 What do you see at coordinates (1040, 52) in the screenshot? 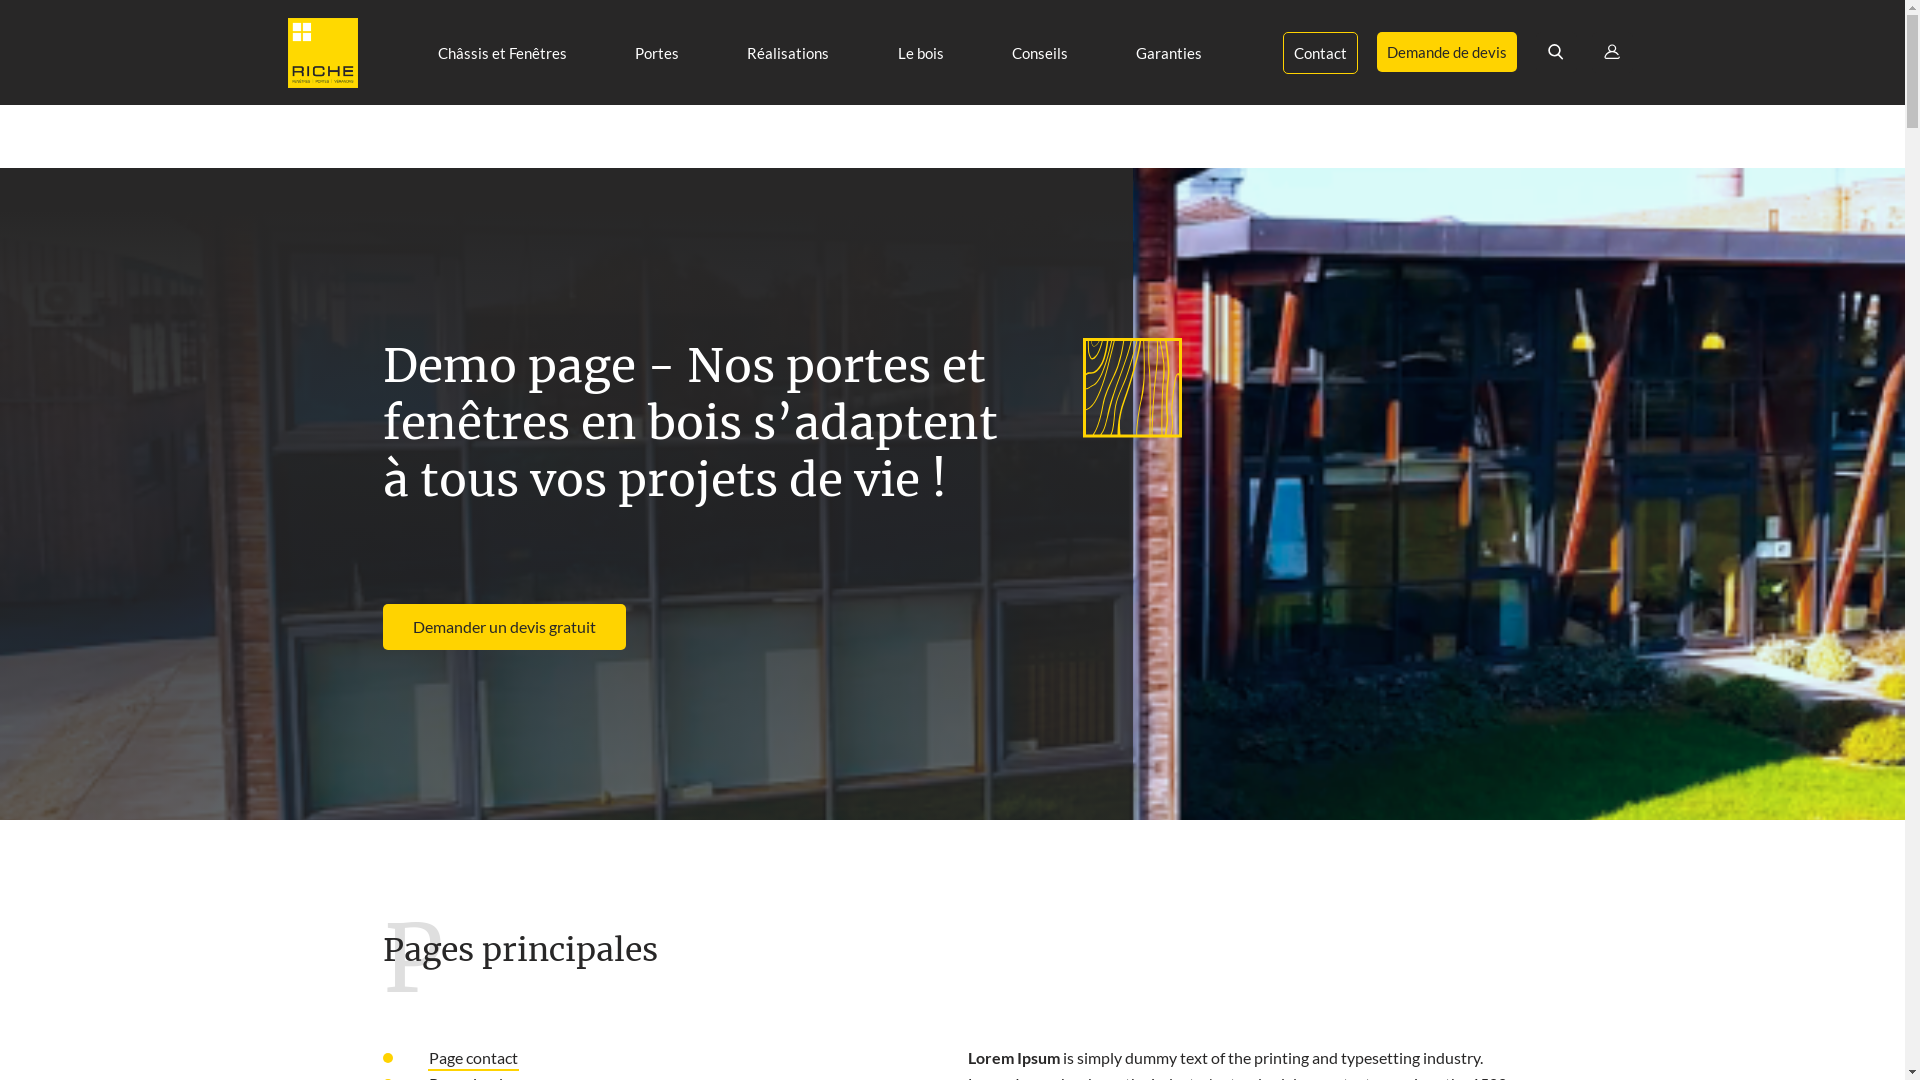
I see `'Conseils'` at bounding box center [1040, 52].